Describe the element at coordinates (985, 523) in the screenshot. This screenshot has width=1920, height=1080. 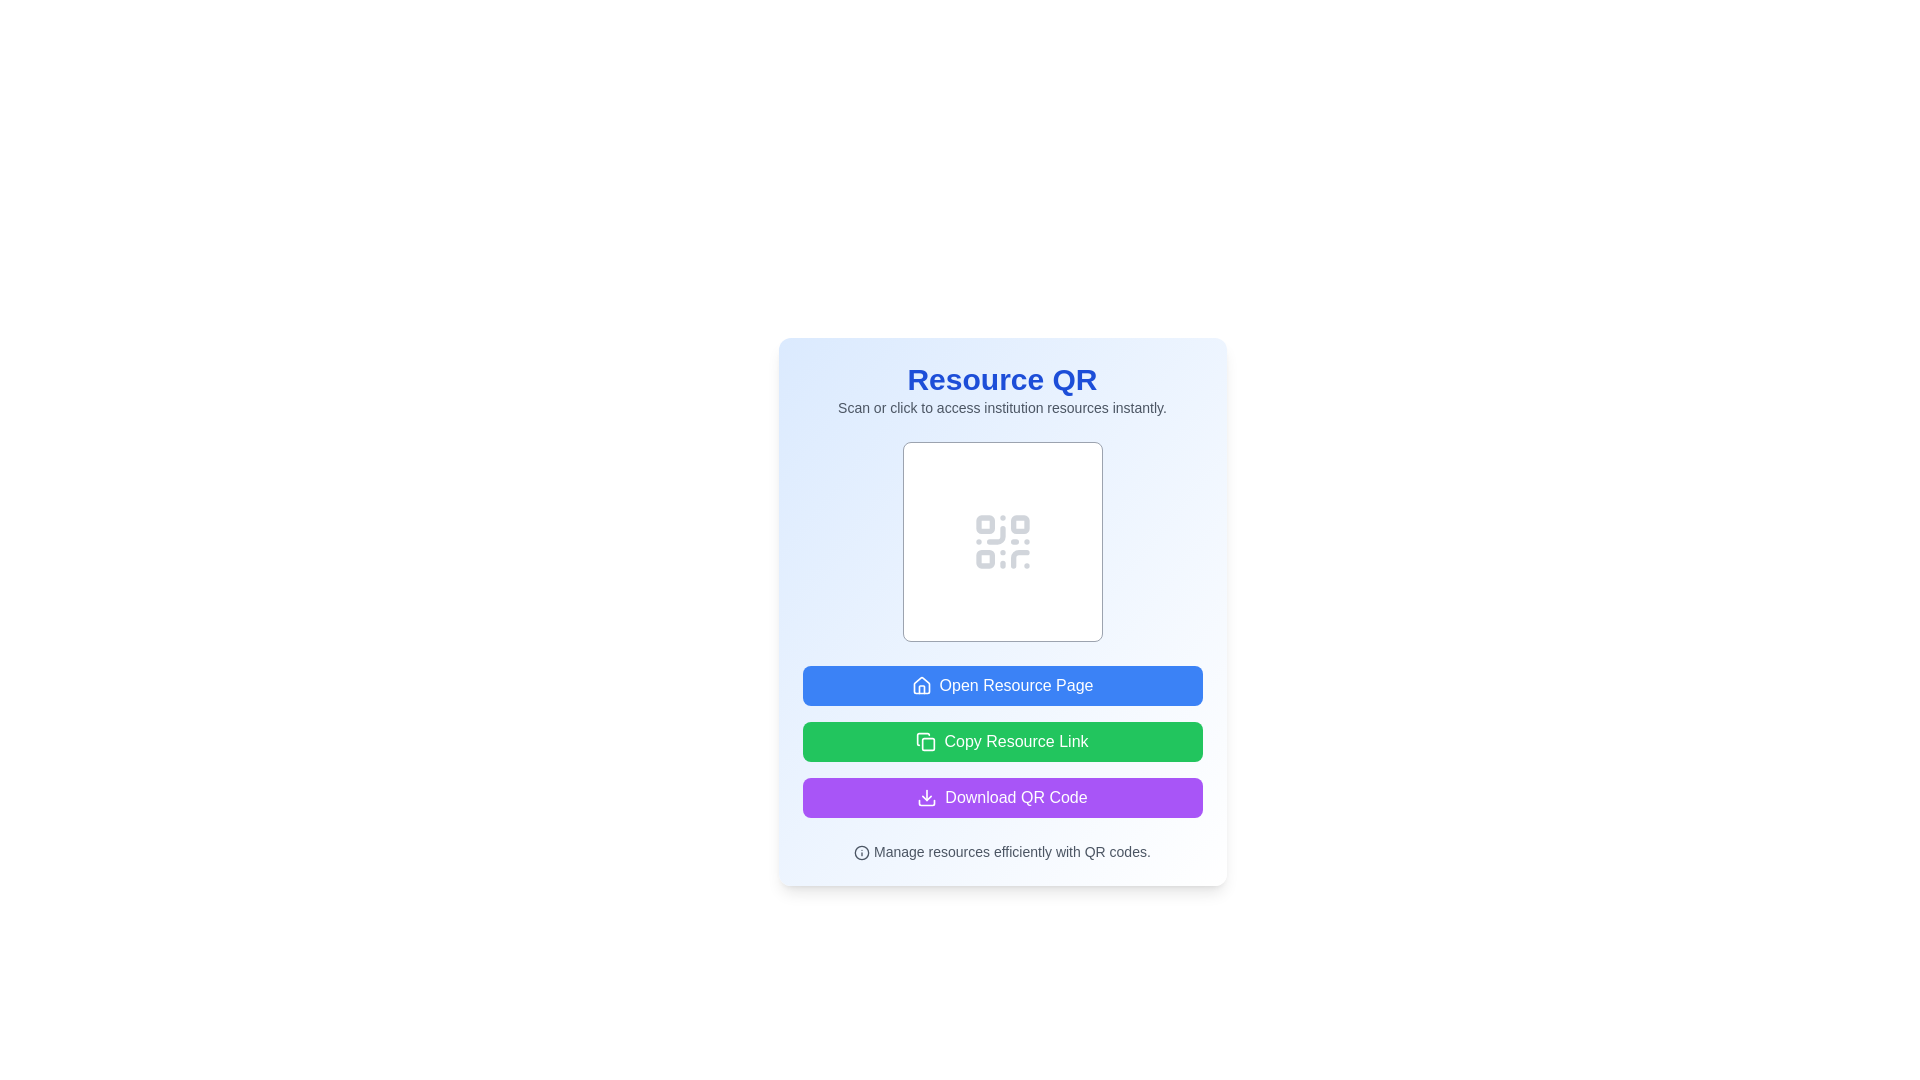
I see `and interact with the decorative element located` at that location.